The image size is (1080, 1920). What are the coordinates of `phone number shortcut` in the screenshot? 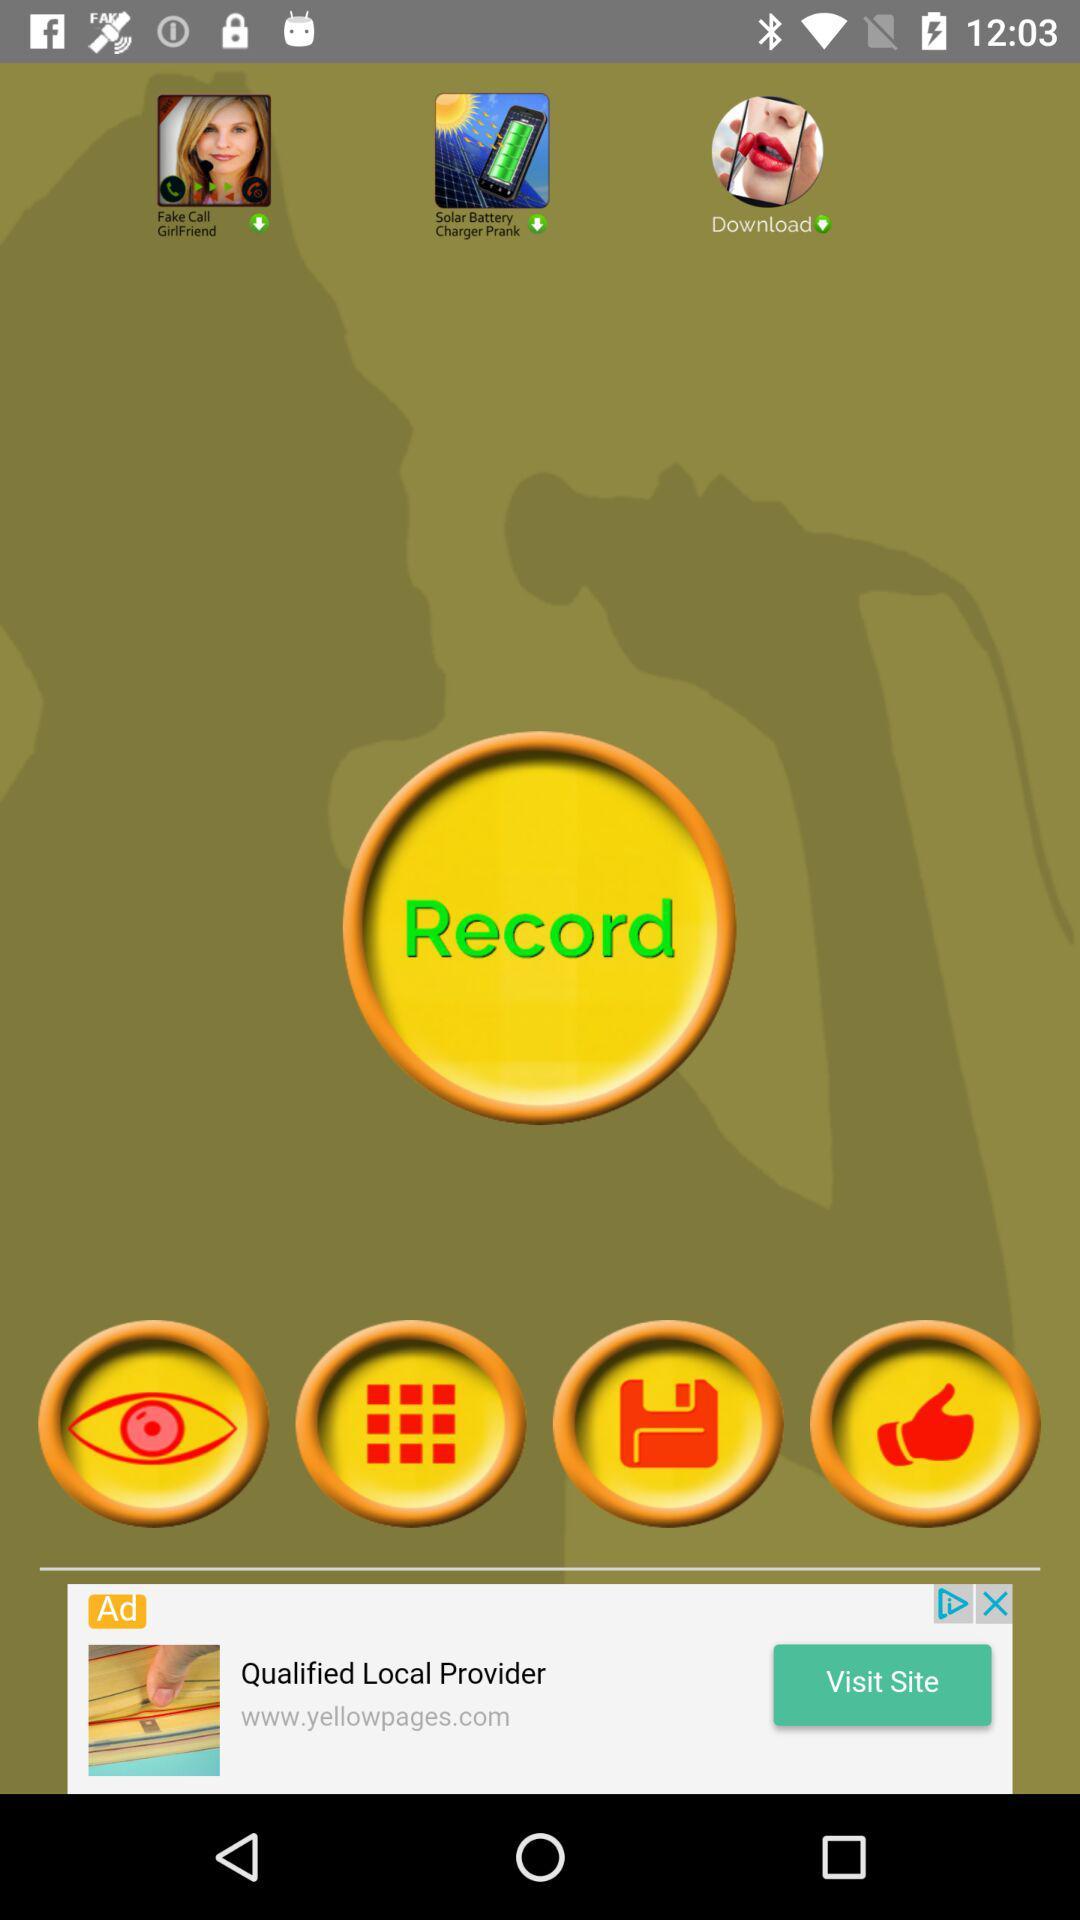 It's located at (261, 219).